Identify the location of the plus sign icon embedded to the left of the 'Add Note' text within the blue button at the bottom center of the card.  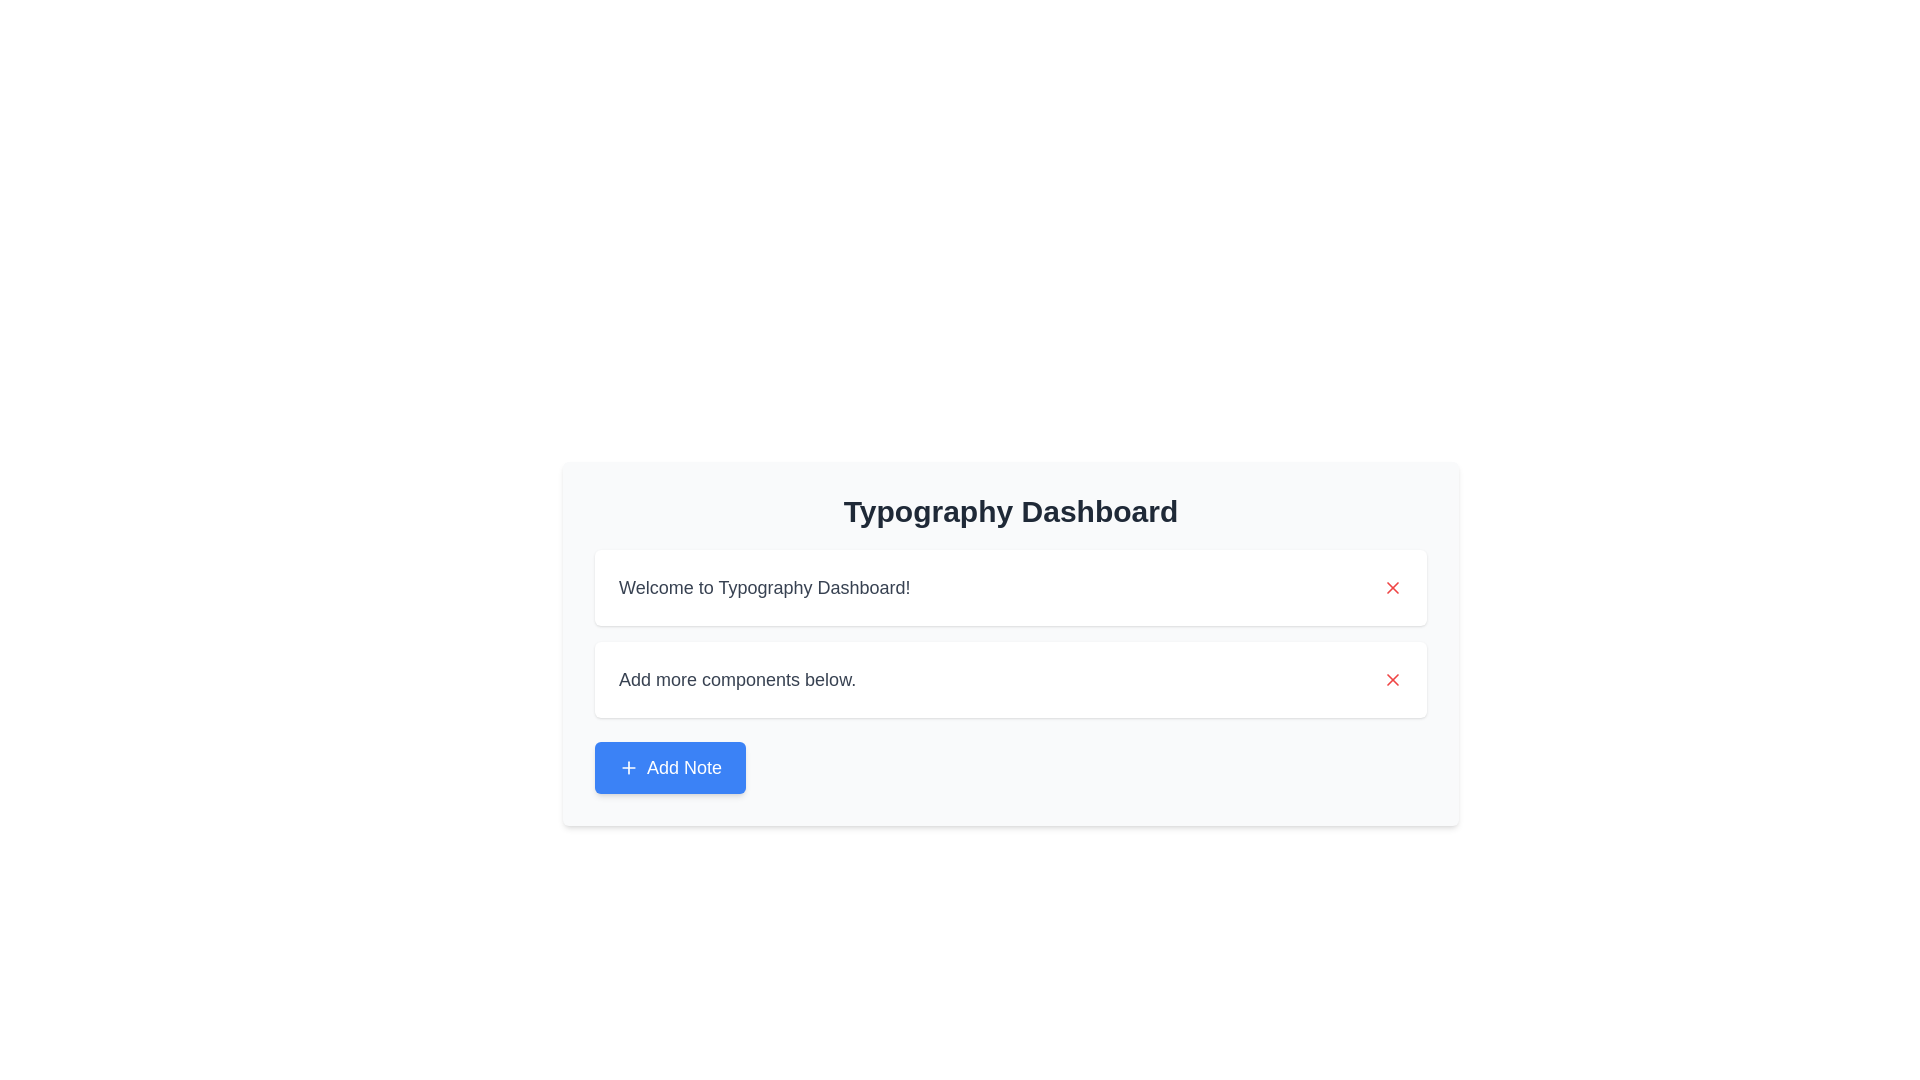
(627, 766).